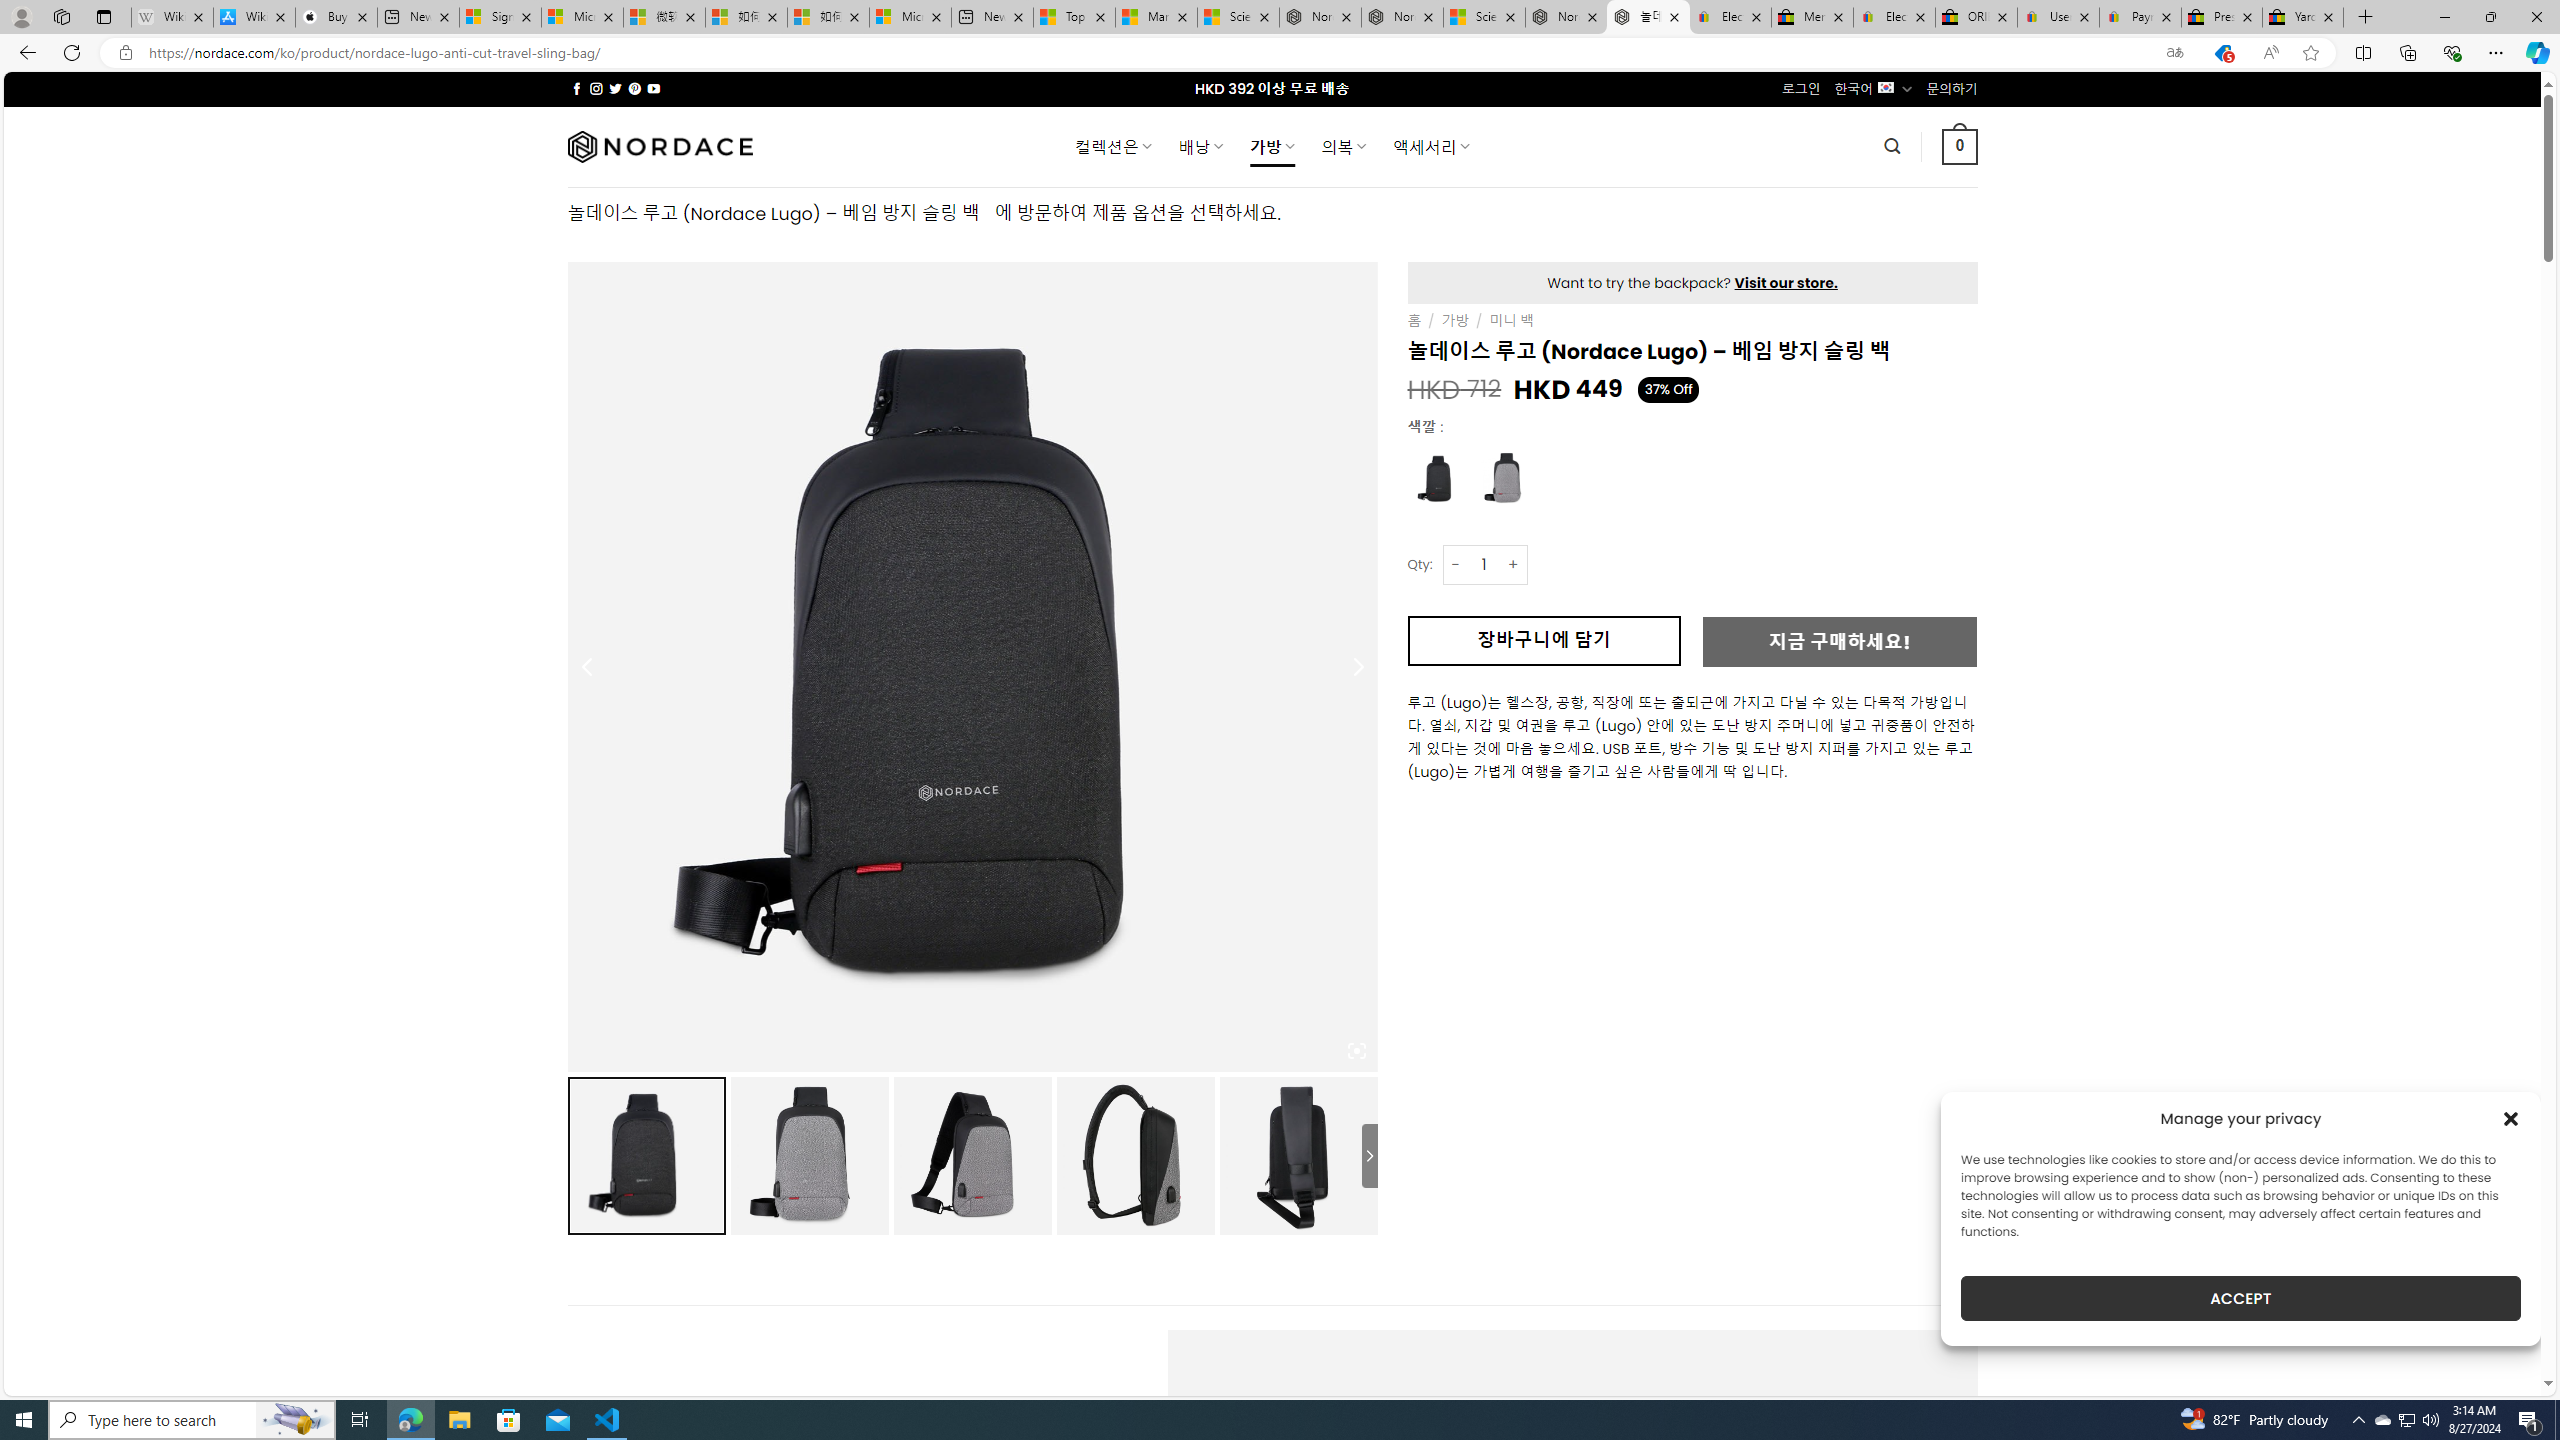 This screenshot has width=2560, height=1440. Describe the element at coordinates (615, 88) in the screenshot. I see `'Follow on Twitter'` at that location.